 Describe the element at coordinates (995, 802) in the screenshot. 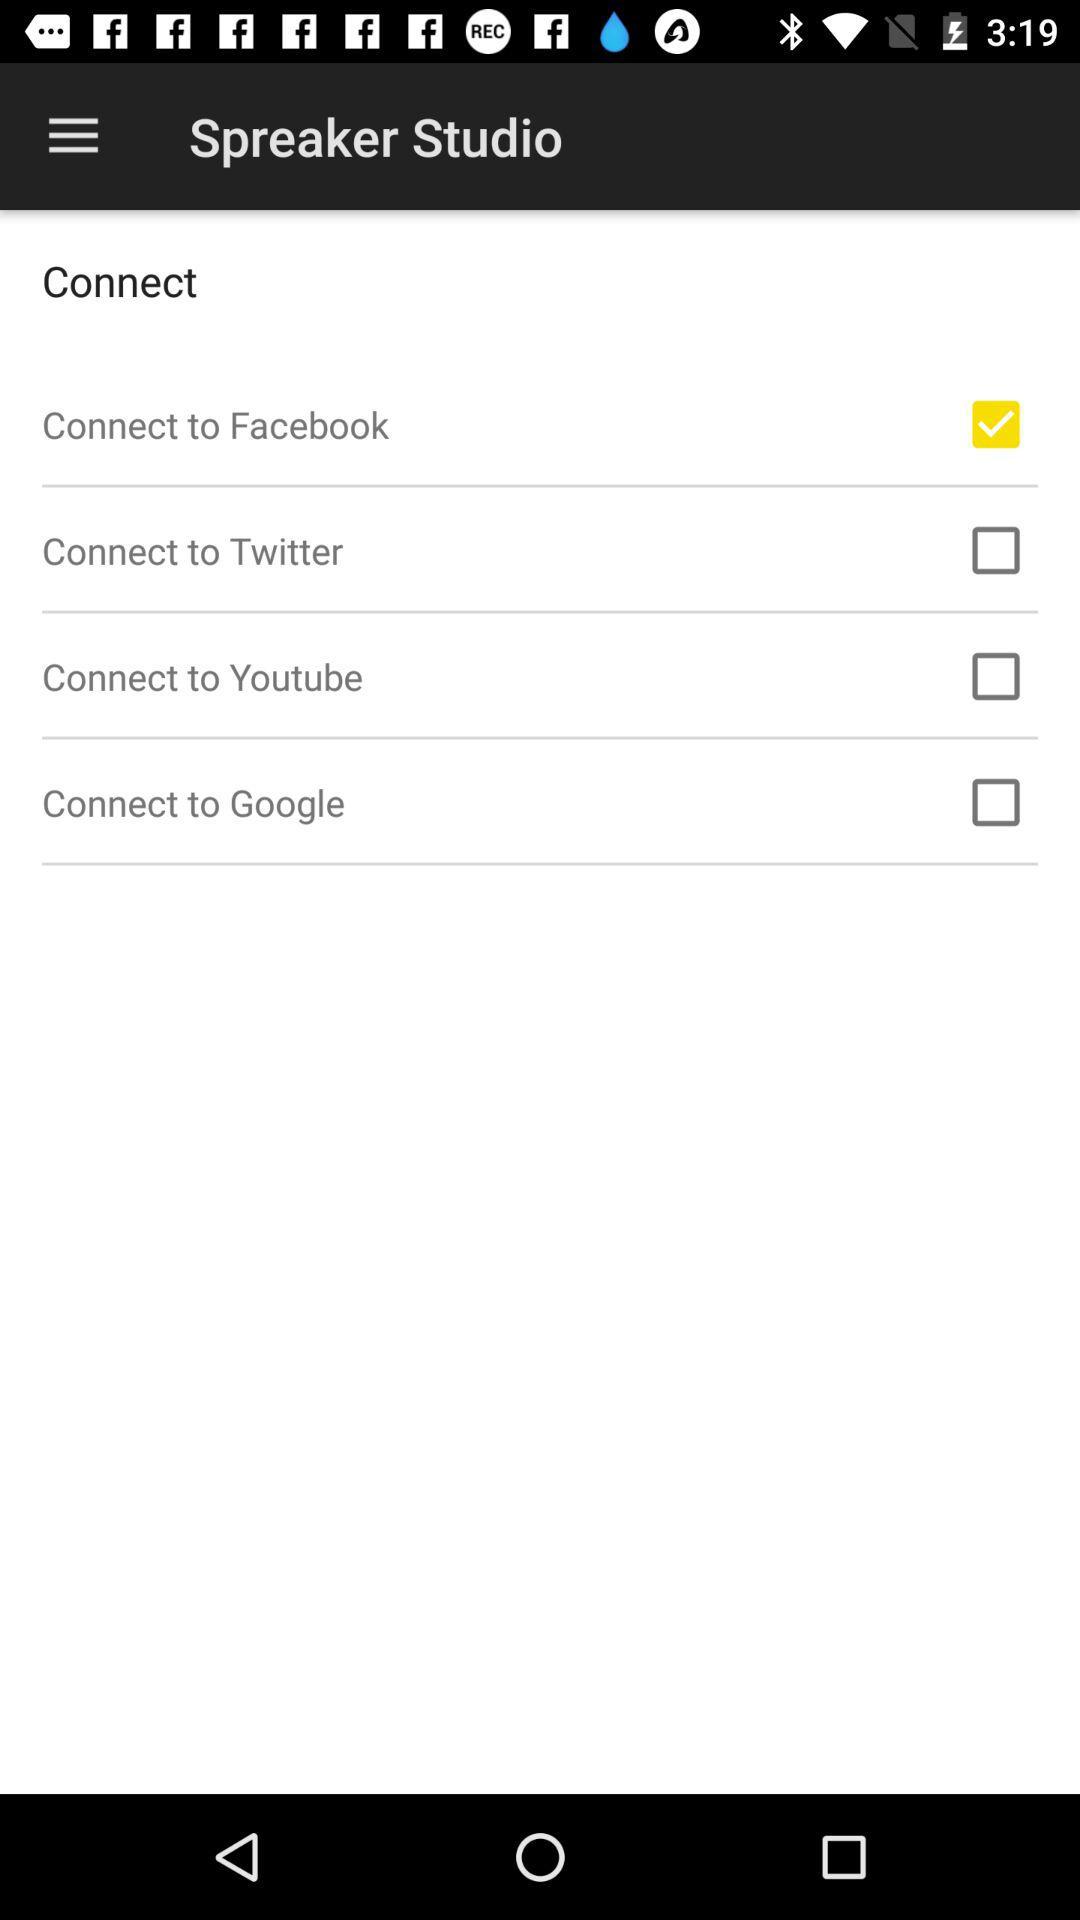

I see `connect to google` at that location.